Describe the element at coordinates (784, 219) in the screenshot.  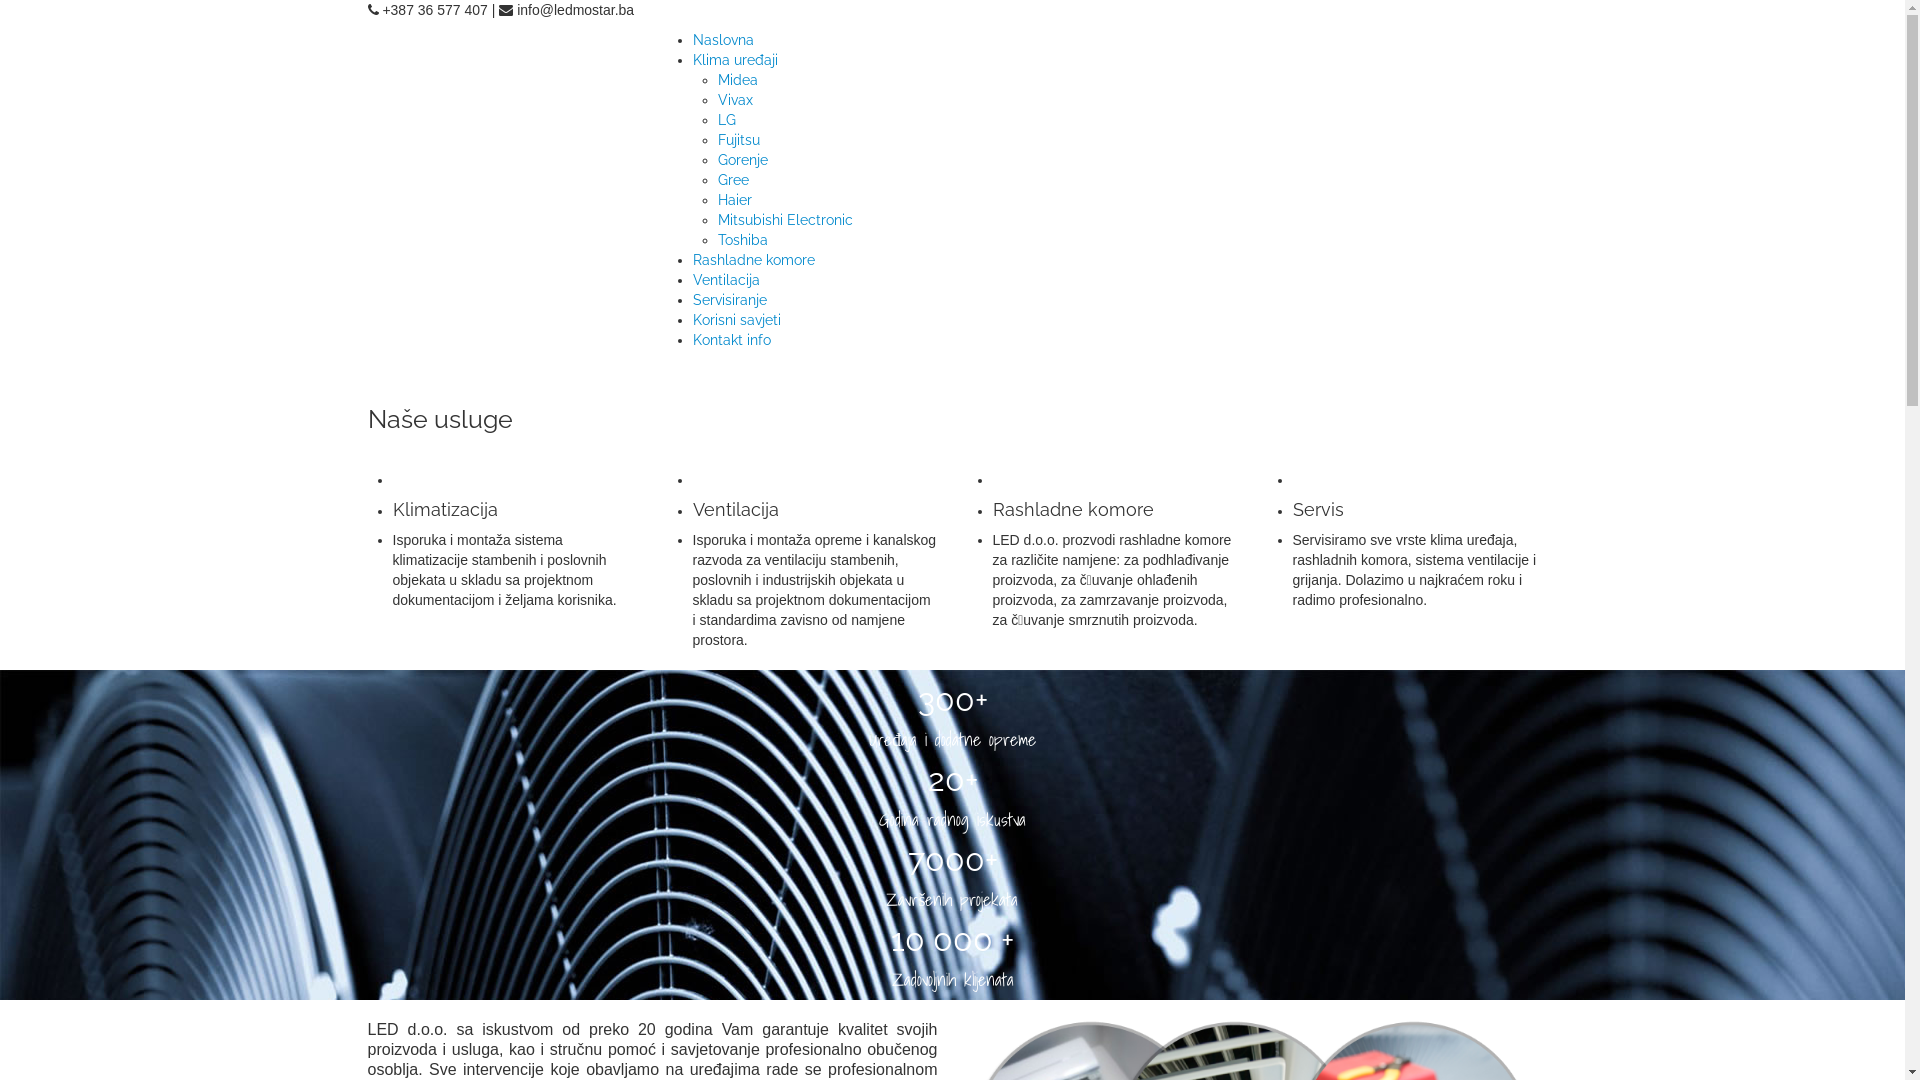
I see `'Mitsubishi Electronic'` at that location.